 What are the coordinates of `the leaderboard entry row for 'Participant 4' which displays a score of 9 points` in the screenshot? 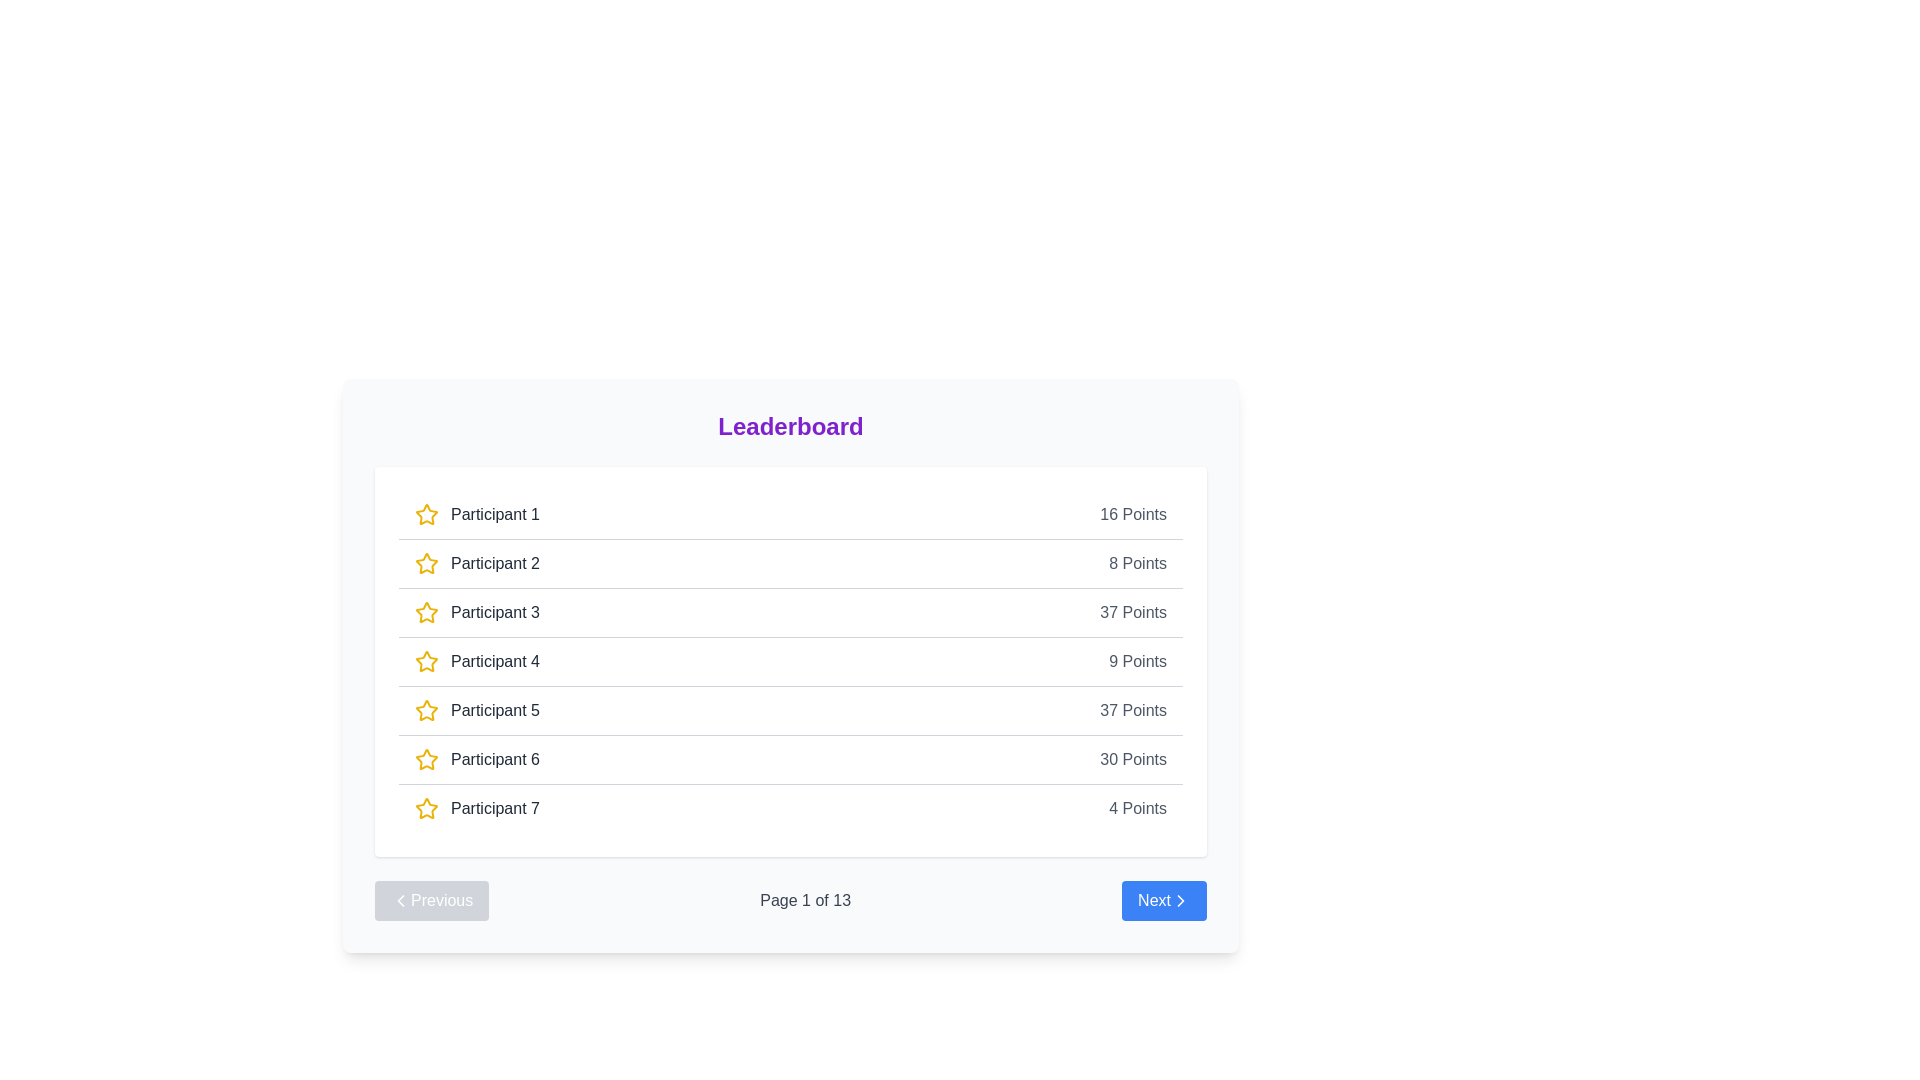 It's located at (790, 661).